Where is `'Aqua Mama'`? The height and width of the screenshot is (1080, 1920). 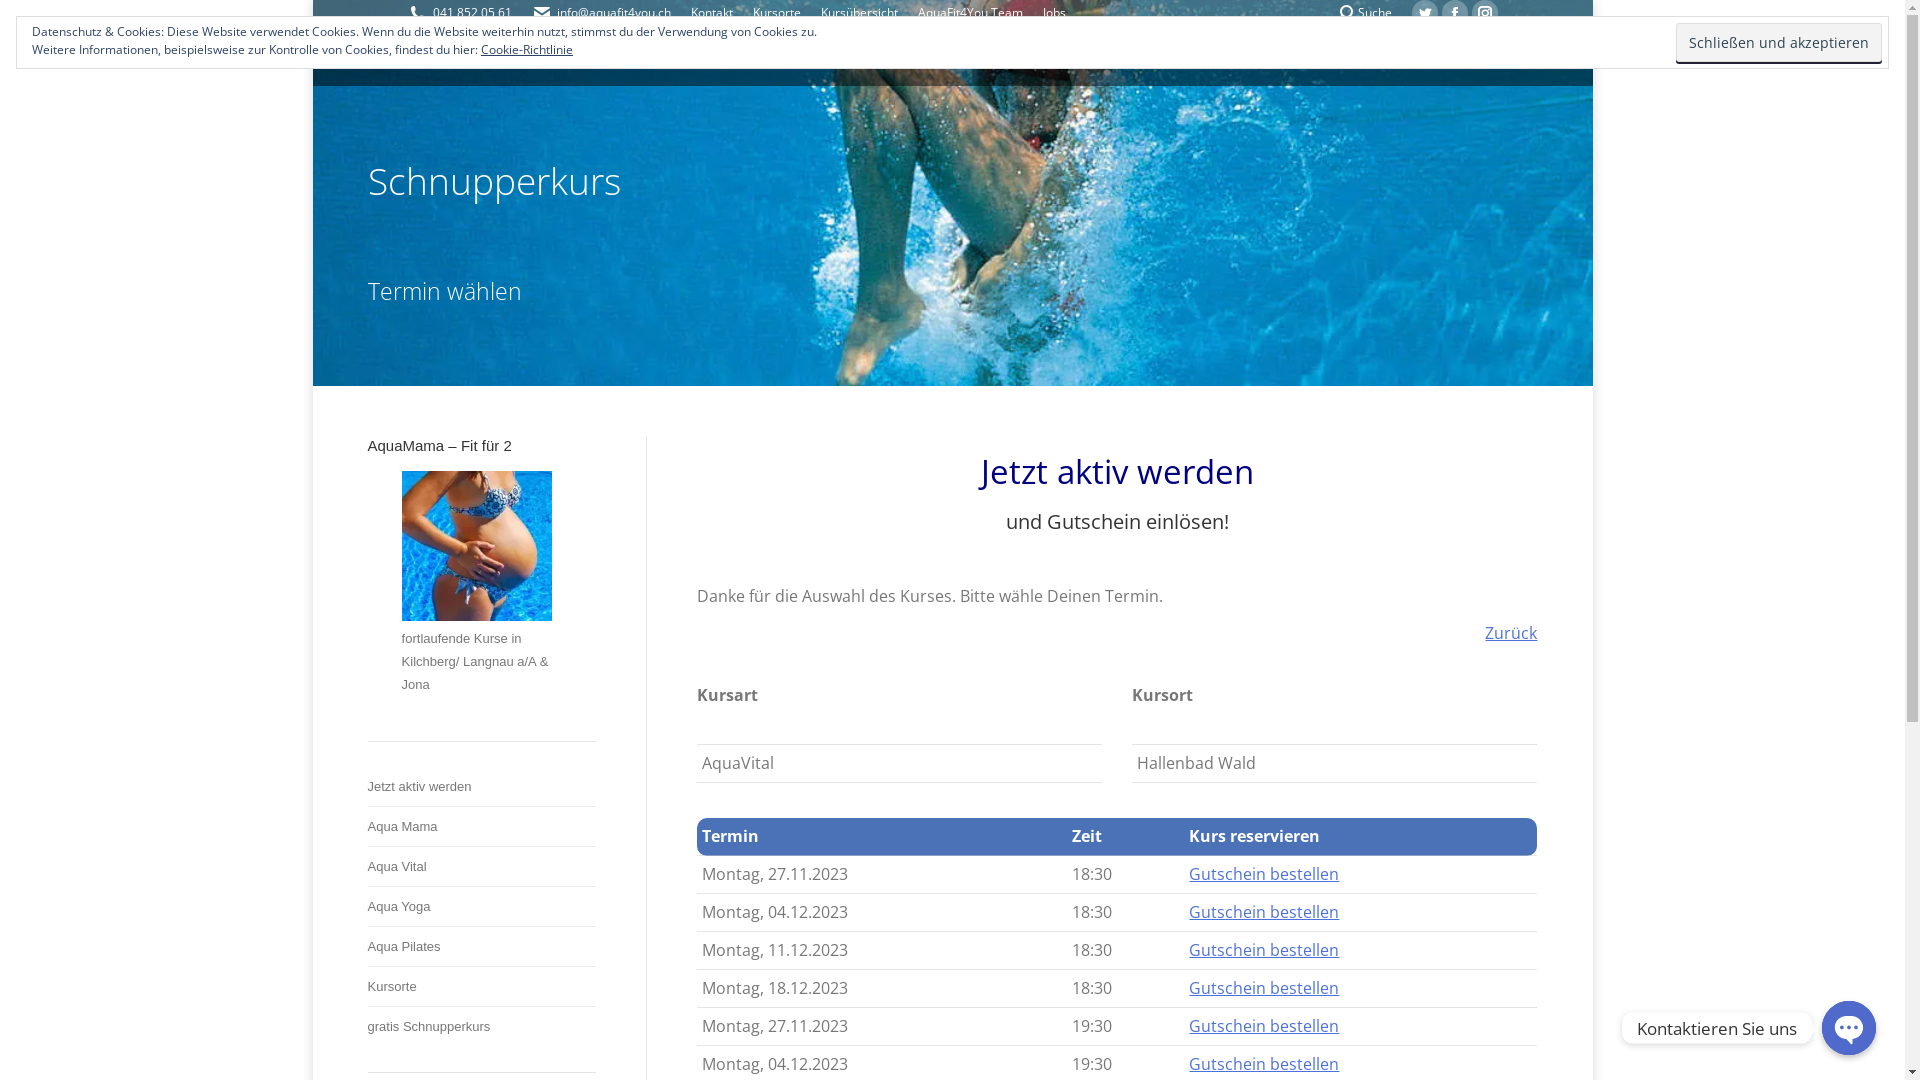 'Aqua Mama' is located at coordinates (368, 826).